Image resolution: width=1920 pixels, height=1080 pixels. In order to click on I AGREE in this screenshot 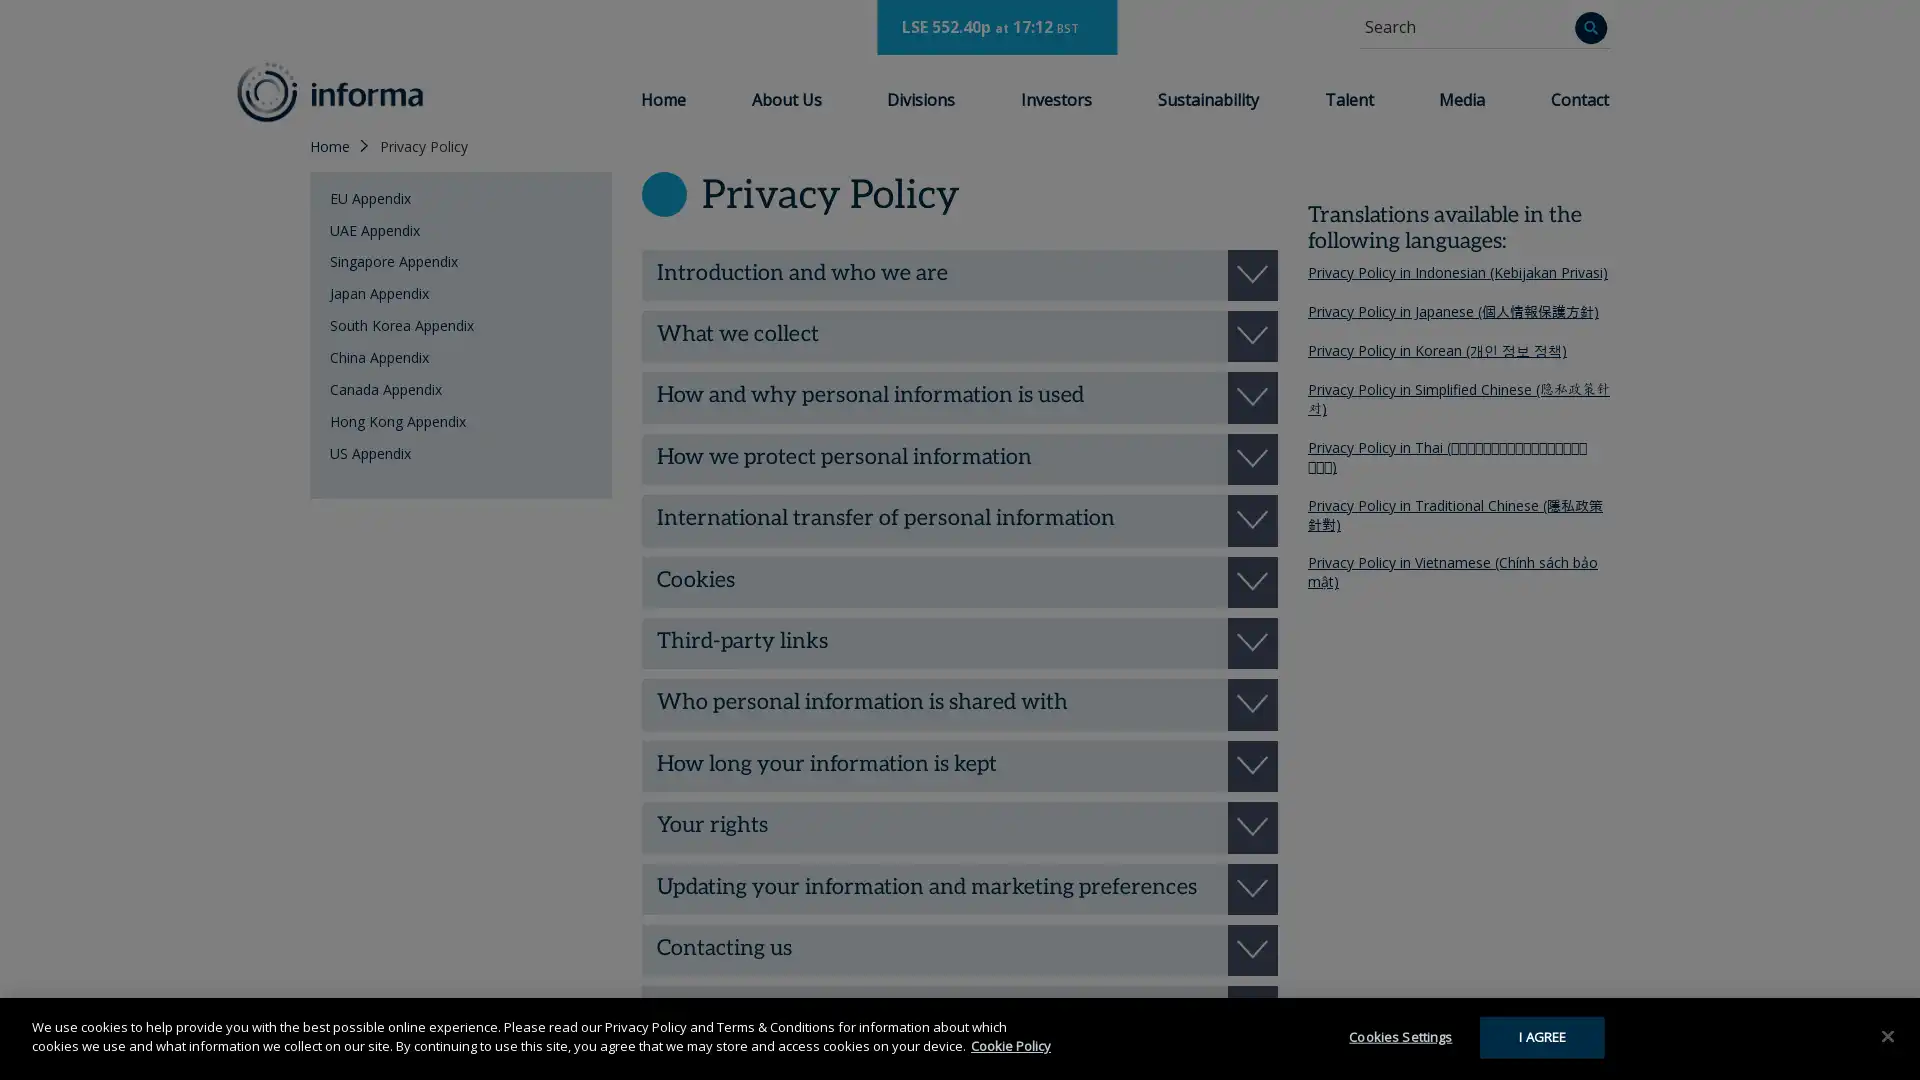, I will do `click(1541, 1036)`.